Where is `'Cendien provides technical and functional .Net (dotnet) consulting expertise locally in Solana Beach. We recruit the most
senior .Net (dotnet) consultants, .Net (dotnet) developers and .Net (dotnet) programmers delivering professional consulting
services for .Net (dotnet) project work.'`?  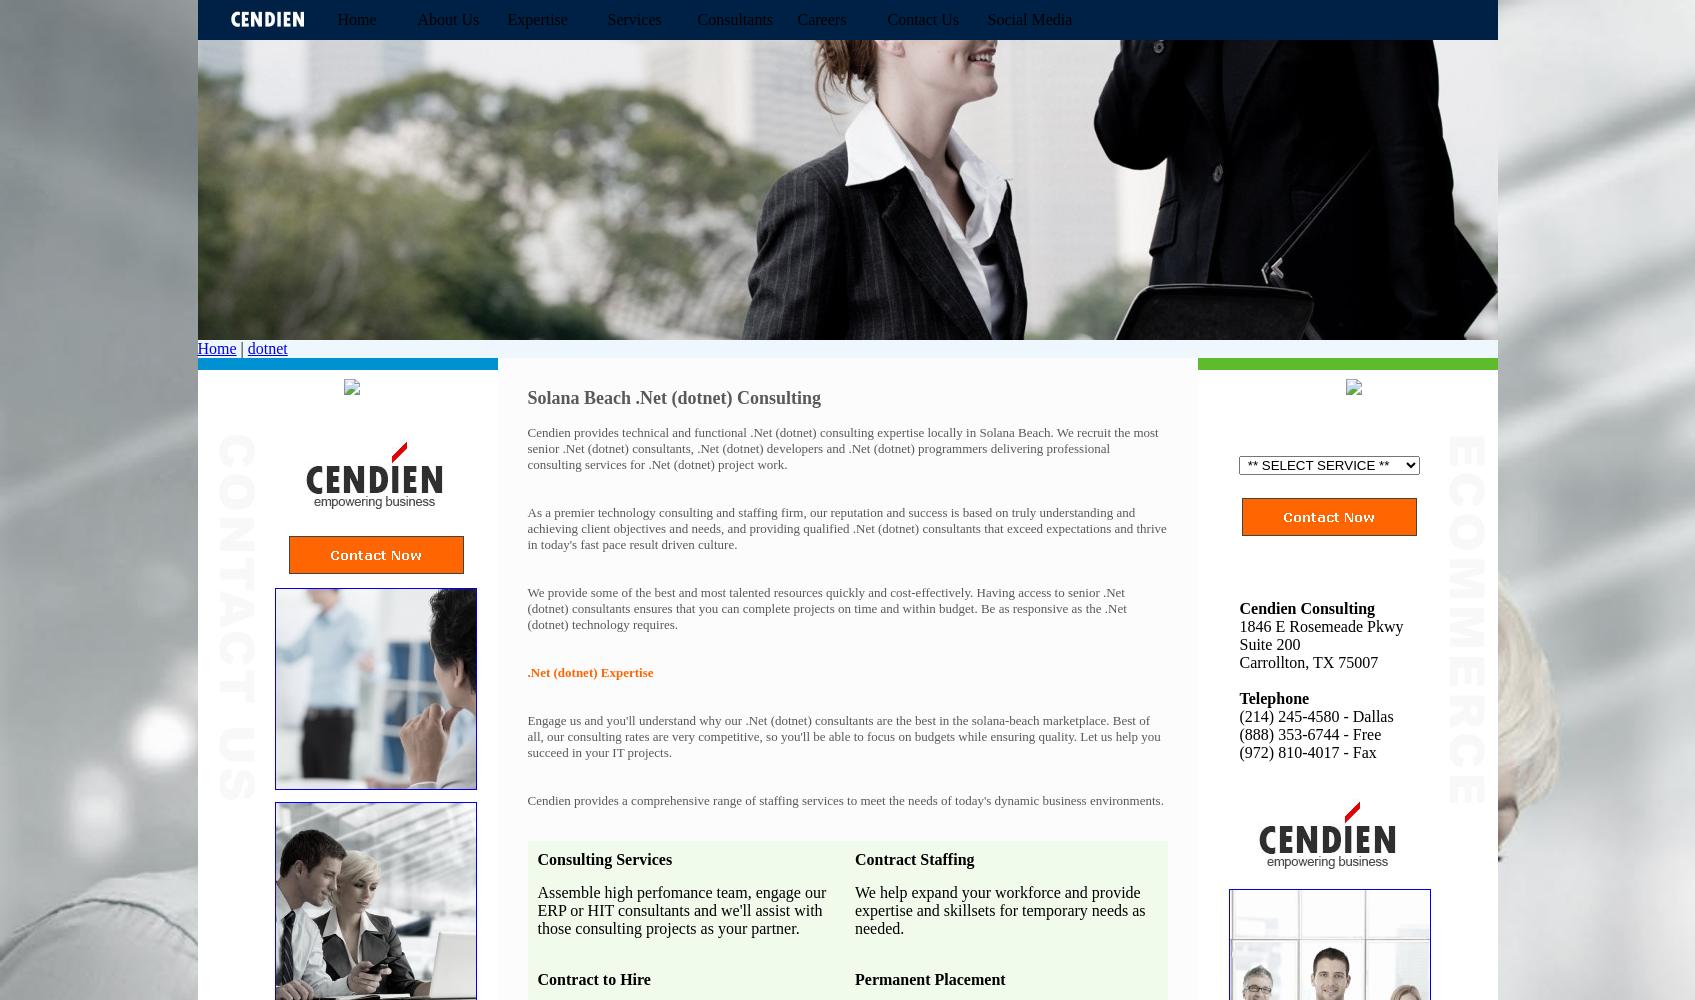
'Cendien provides technical and functional .Net (dotnet) consulting expertise locally in Solana Beach. We recruit the most
senior .Net (dotnet) consultants, .Net (dotnet) developers and .Net (dotnet) programmers delivering professional consulting
services for .Net (dotnet) project work.' is located at coordinates (526, 447).